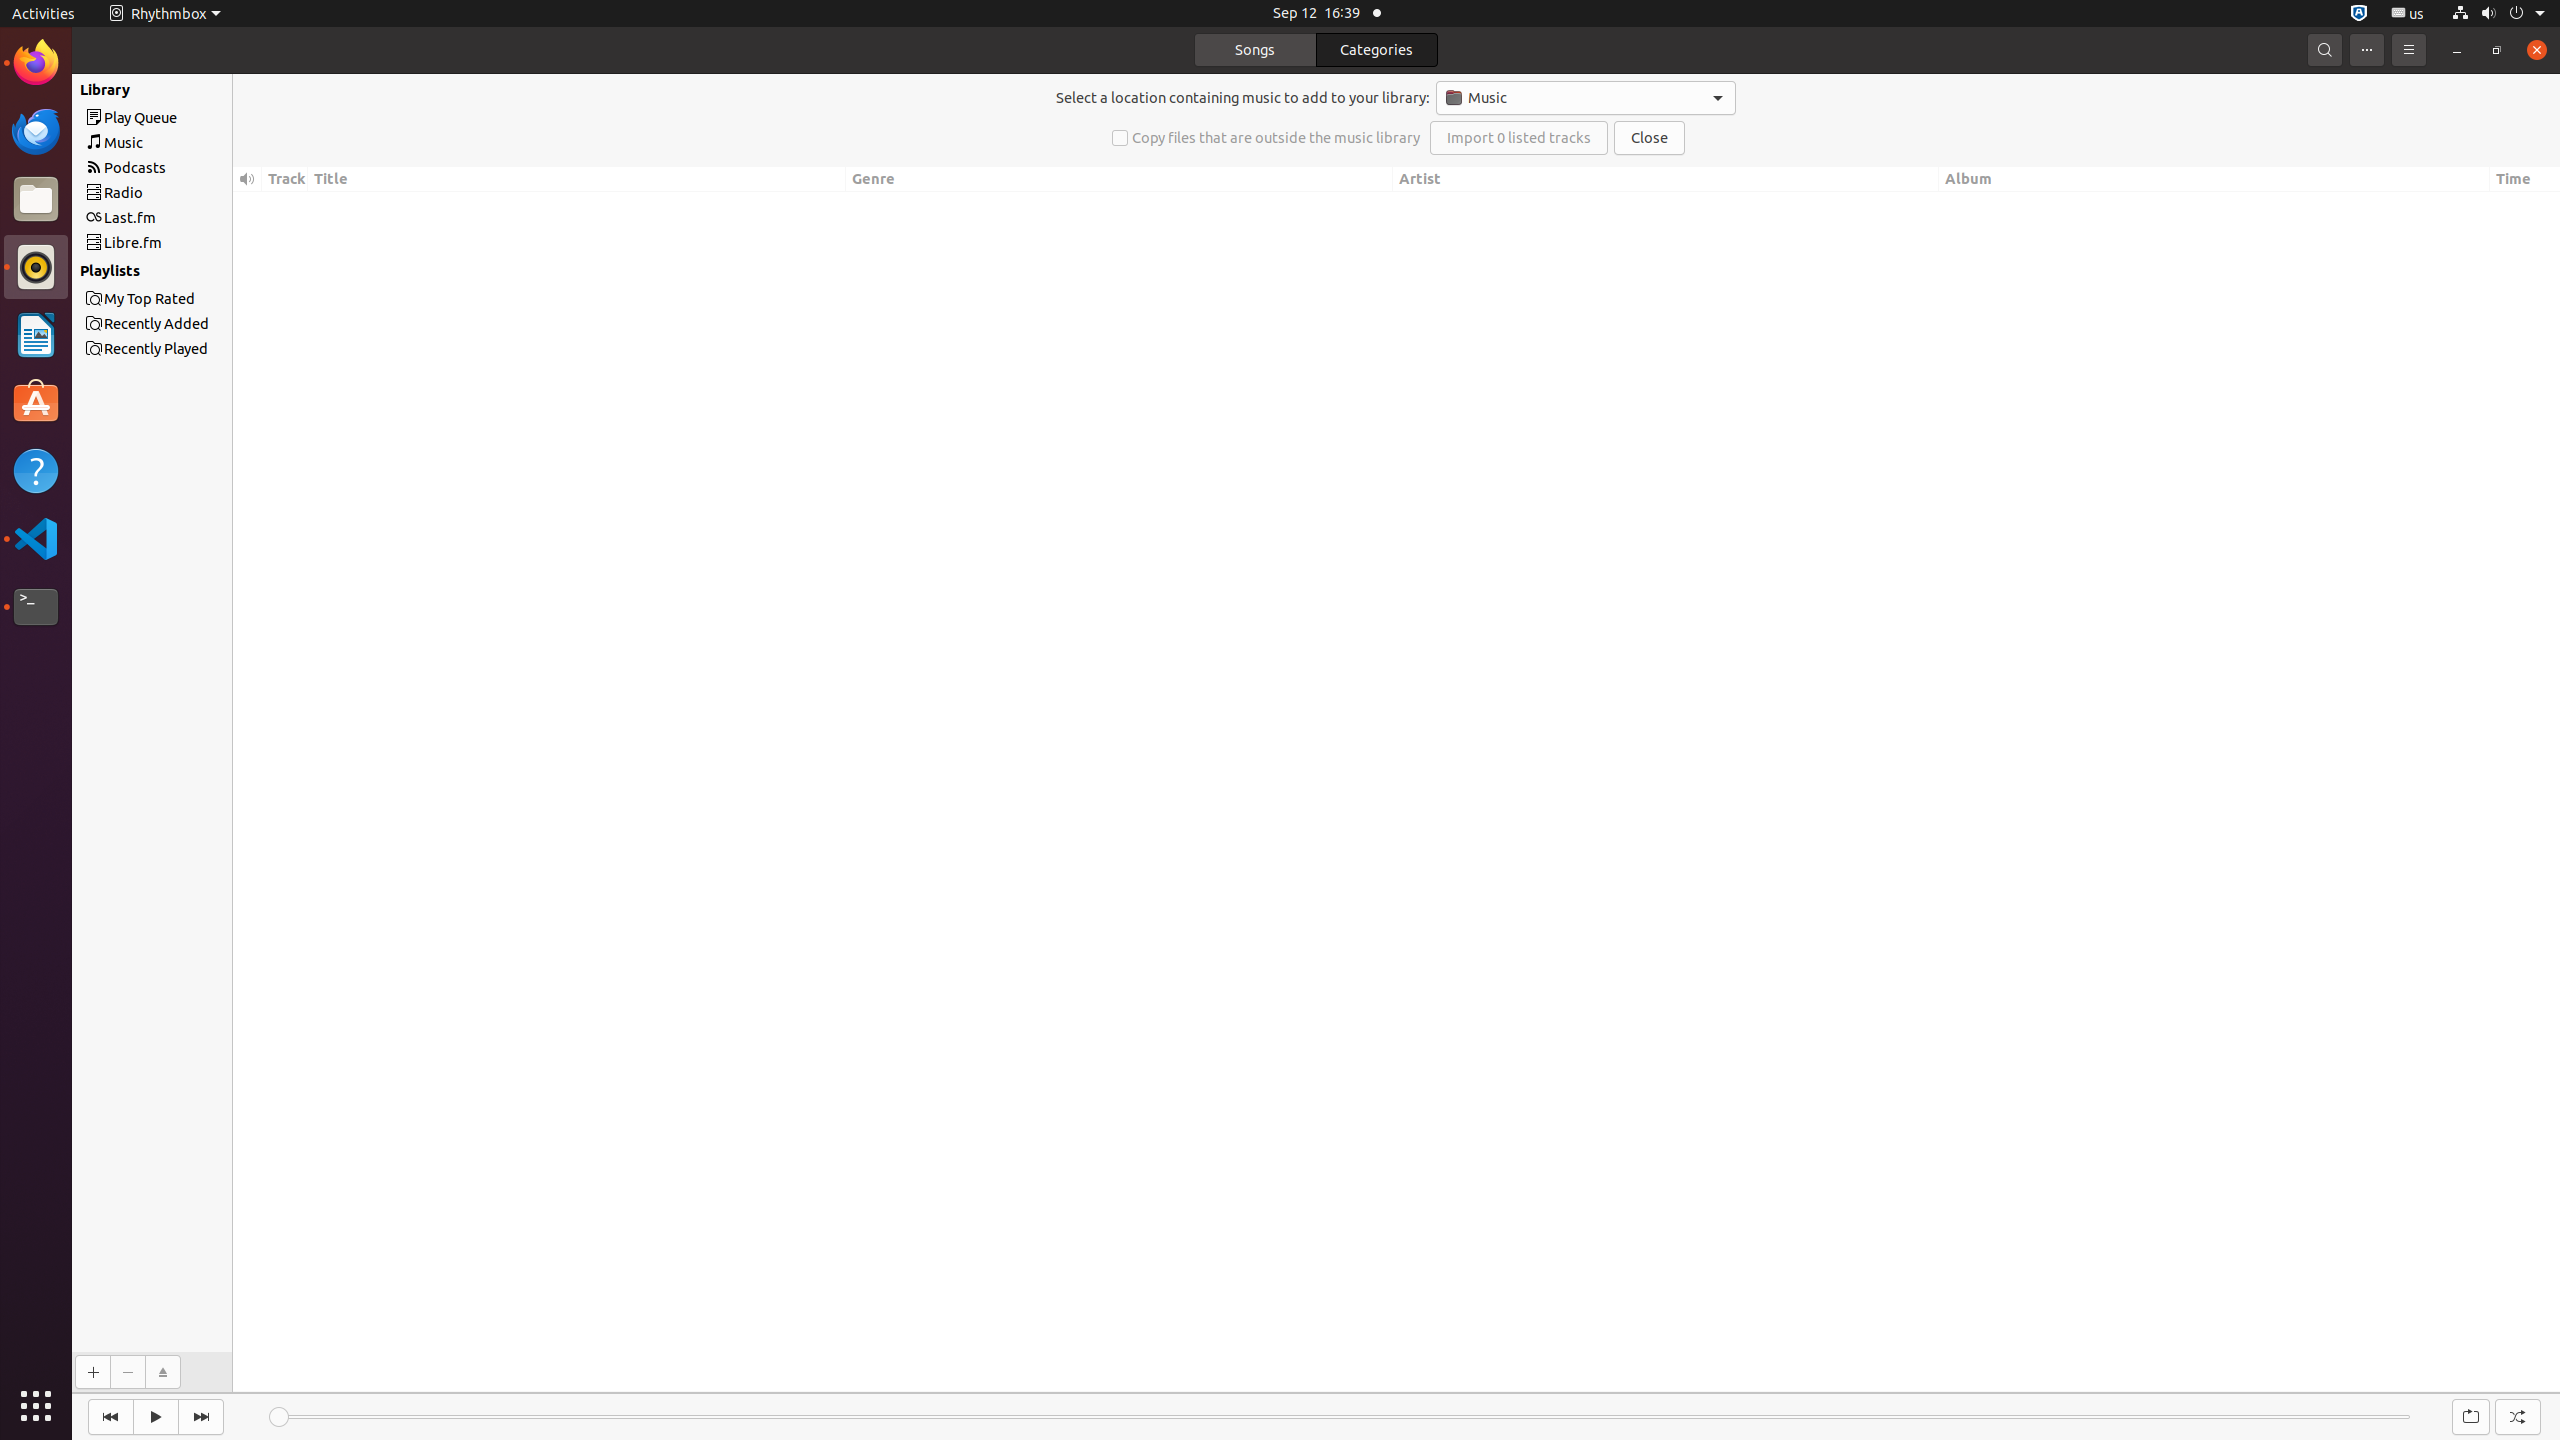  Describe the element at coordinates (126, 1371) in the screenshot. I see `'Remove'` at that location.